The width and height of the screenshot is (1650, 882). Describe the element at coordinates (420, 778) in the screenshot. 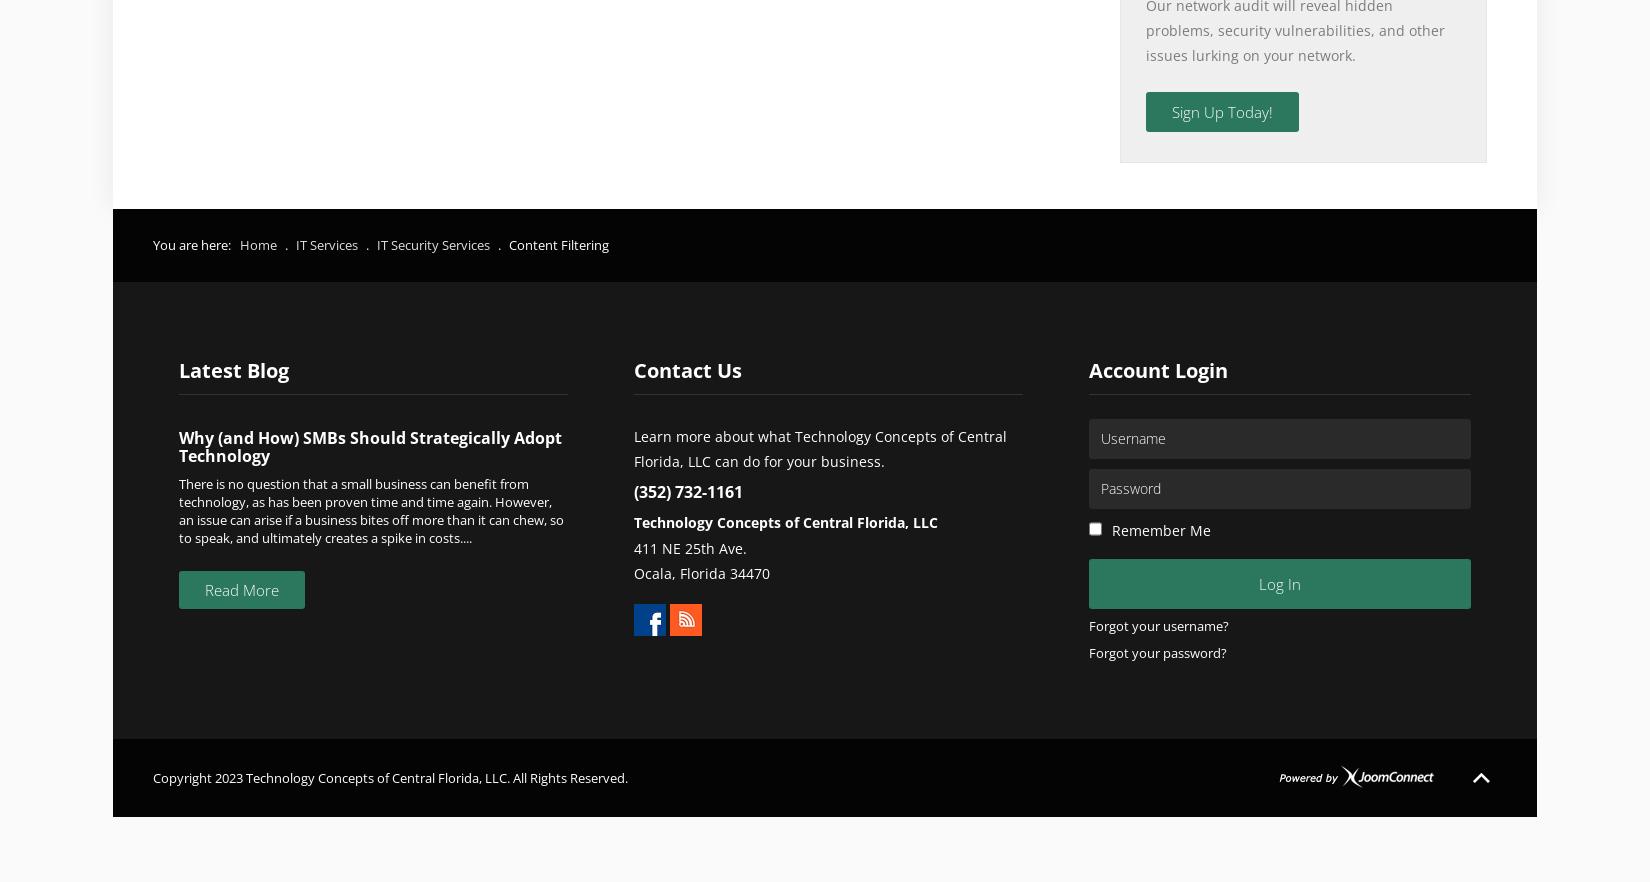

I see `'2023
Technology Concepts of Central Florida, LLC. All Rights Reserved.'` at that location.